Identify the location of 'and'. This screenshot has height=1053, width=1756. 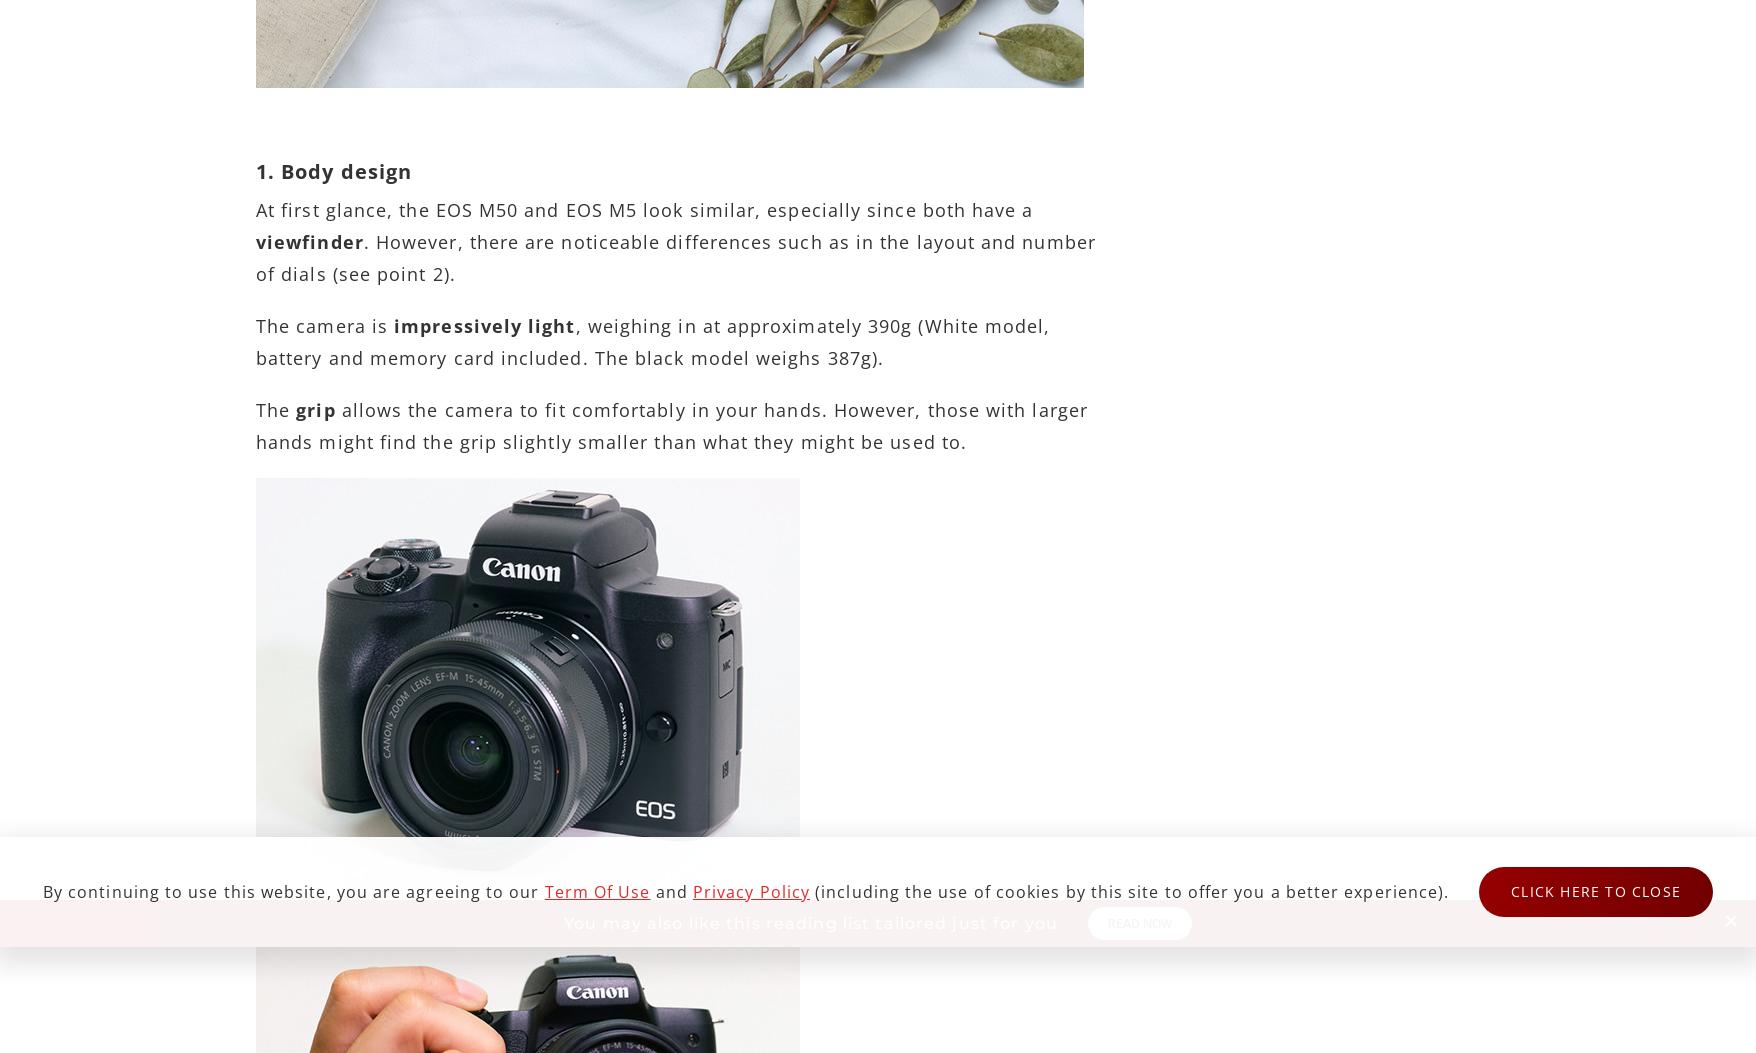
(670, 891).